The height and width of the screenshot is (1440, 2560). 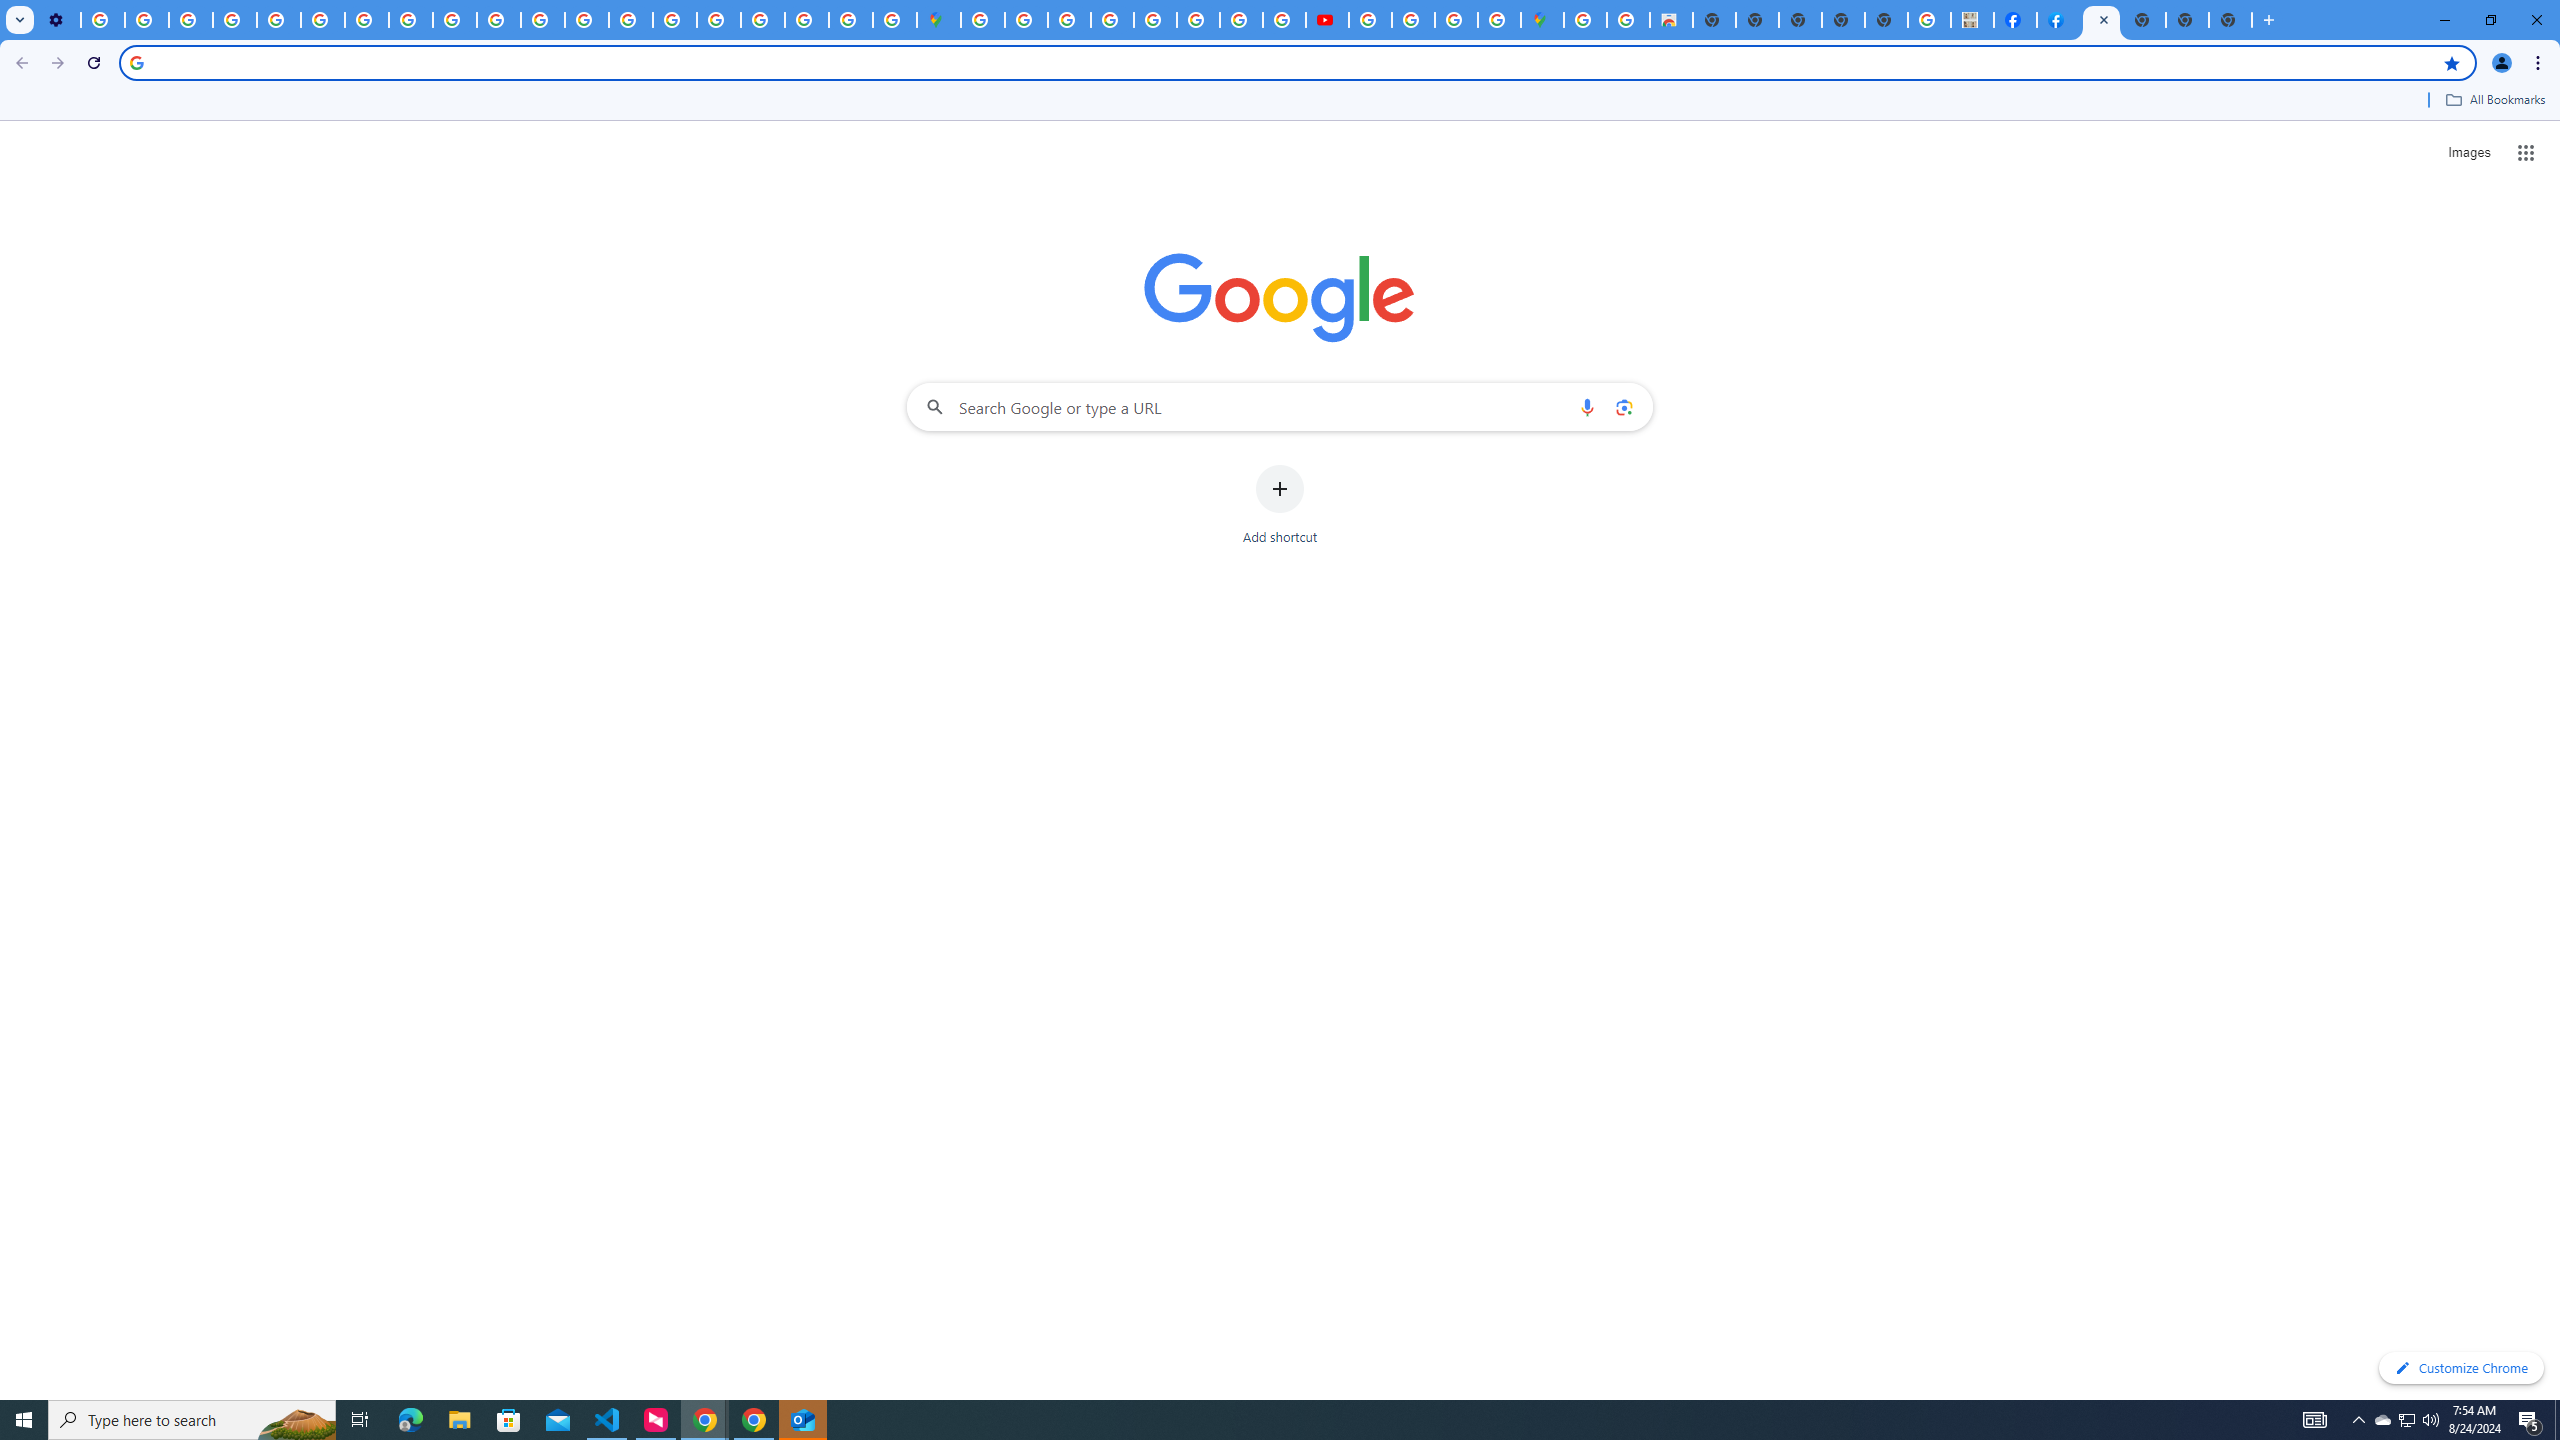 I want to click on 'Add shortcut', so click(x=1280, y=505).